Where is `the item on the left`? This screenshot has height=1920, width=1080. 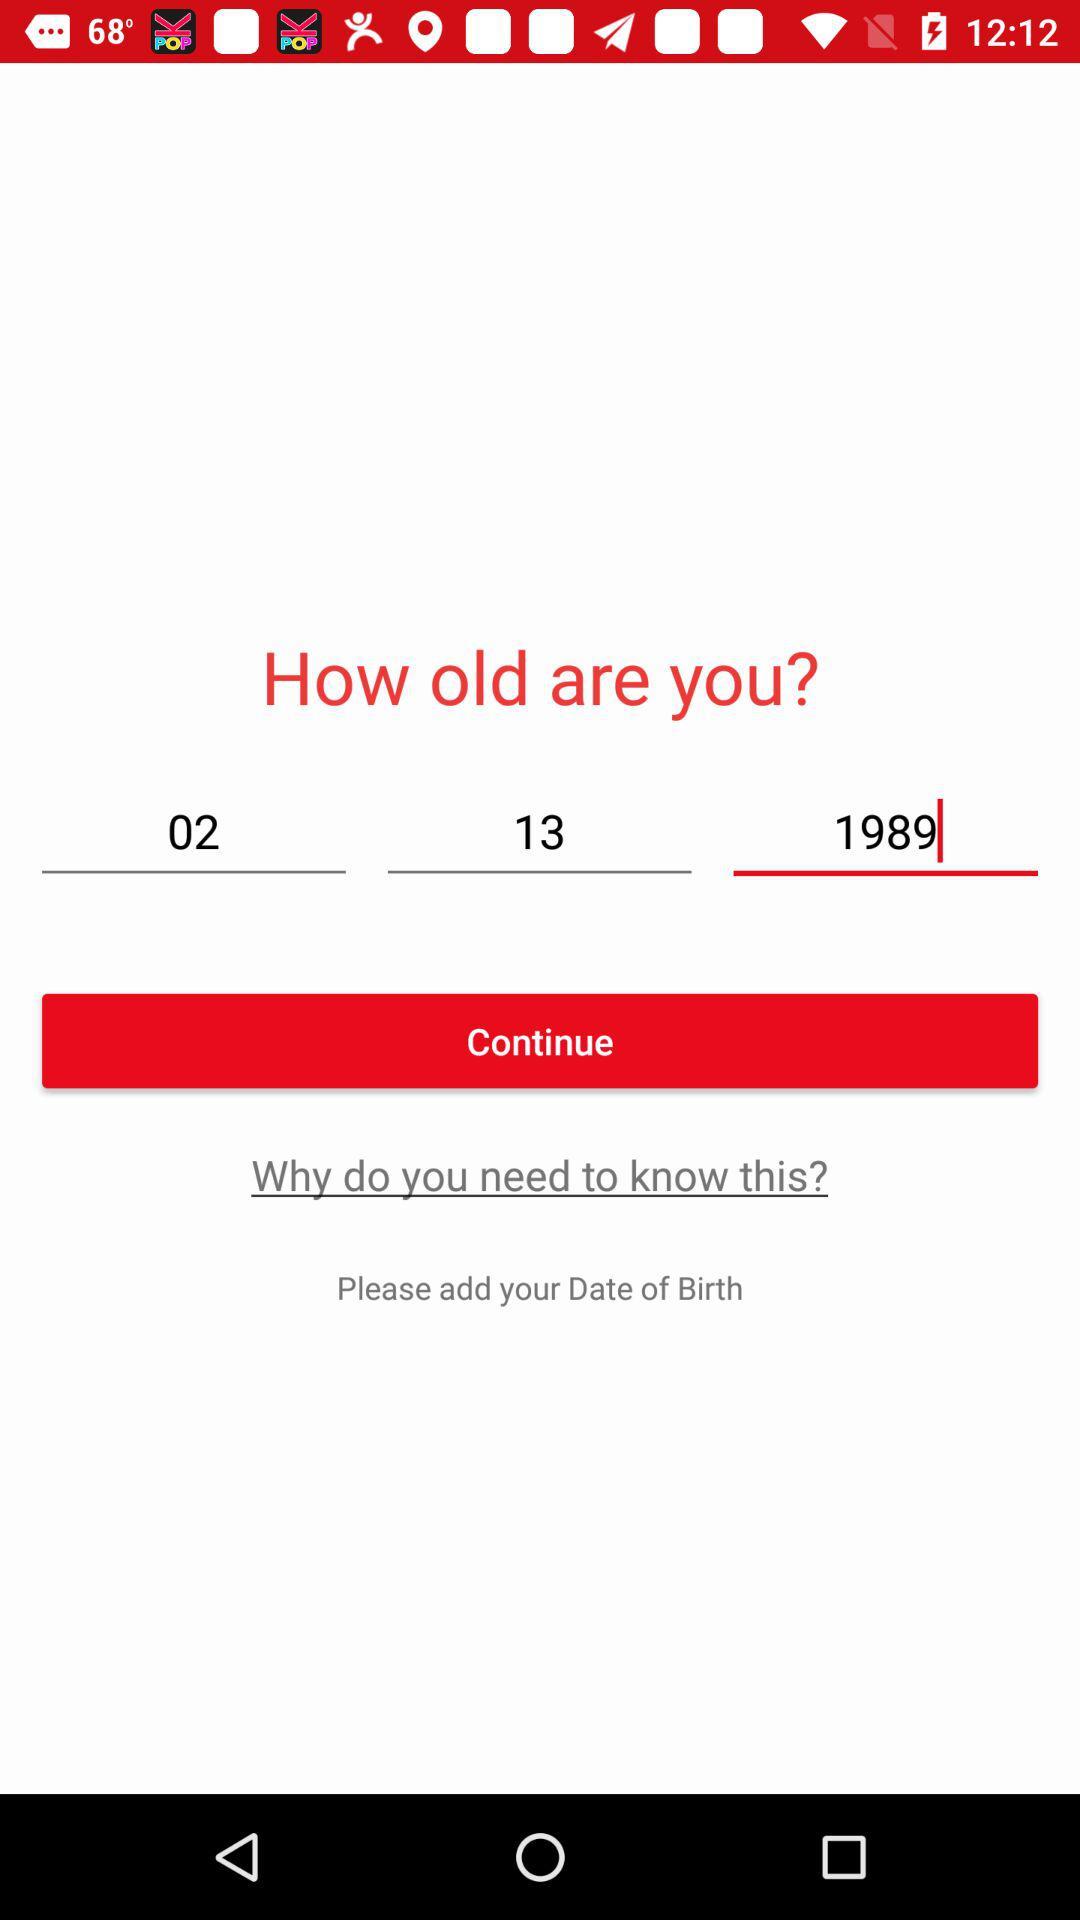
the item on the left is located at coordinates (193, 830).